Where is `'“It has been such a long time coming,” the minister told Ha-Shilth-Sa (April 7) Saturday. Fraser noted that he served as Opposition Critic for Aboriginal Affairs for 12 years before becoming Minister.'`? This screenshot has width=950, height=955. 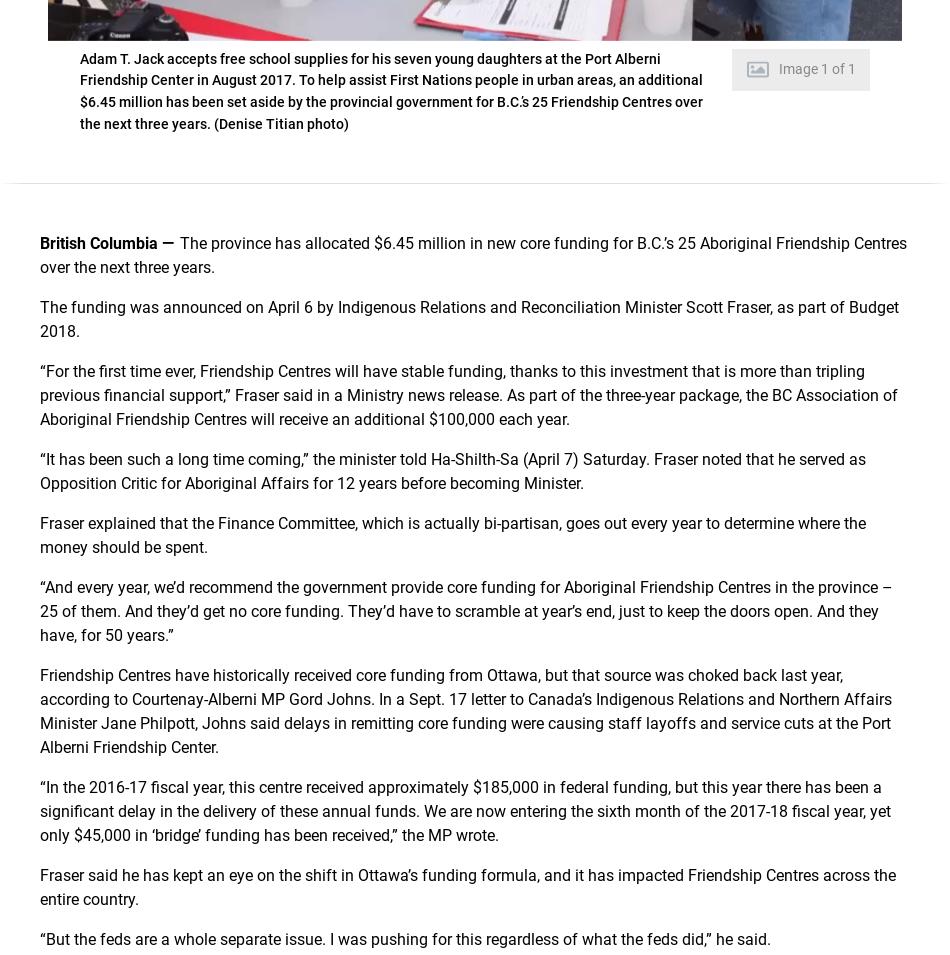 '“It has been such a long time coming,” the minister told Ha-Shilth-Sa (April 7) Saturday. Fraser noted that he served as Opposition Critic for Aboriginal Affairs for 12 years before becoming Minister.' is located at coordinates (451, 470).